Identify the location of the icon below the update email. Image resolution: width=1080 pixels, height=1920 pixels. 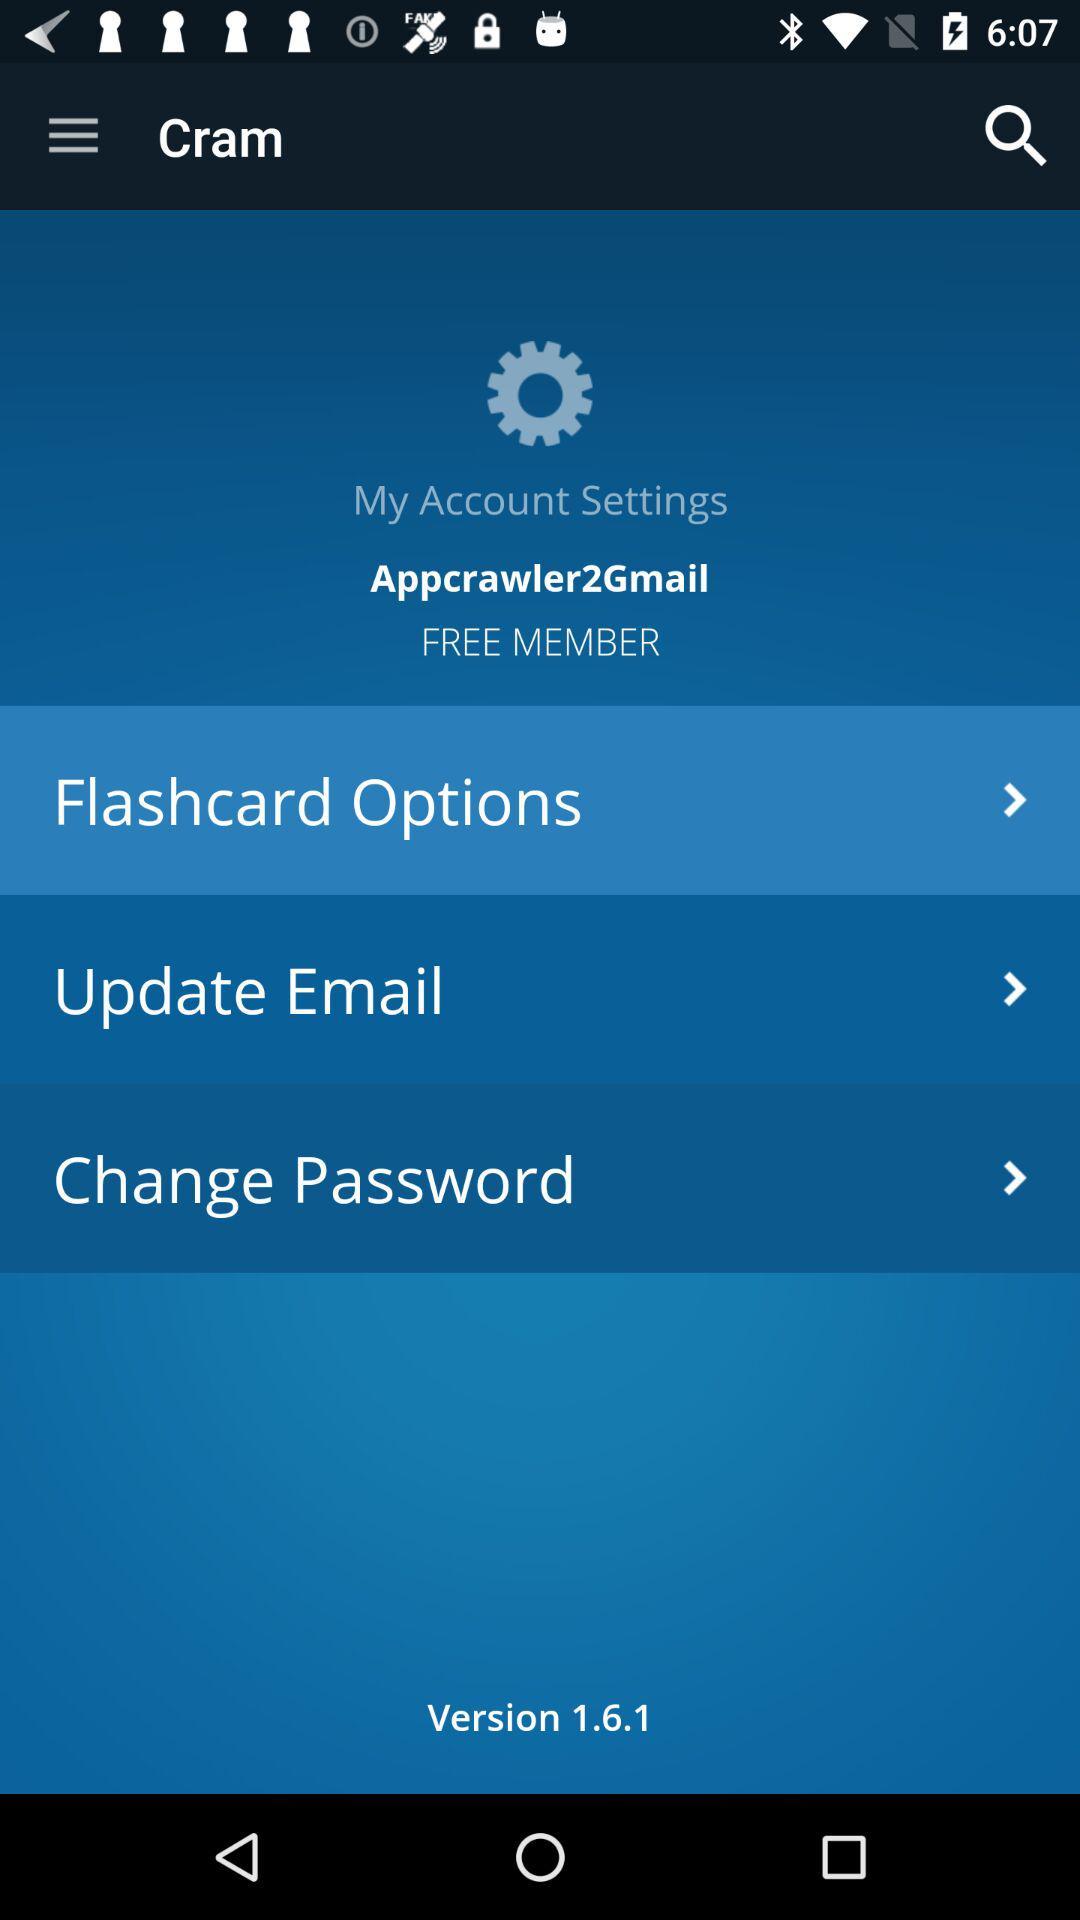
(540, 1178).